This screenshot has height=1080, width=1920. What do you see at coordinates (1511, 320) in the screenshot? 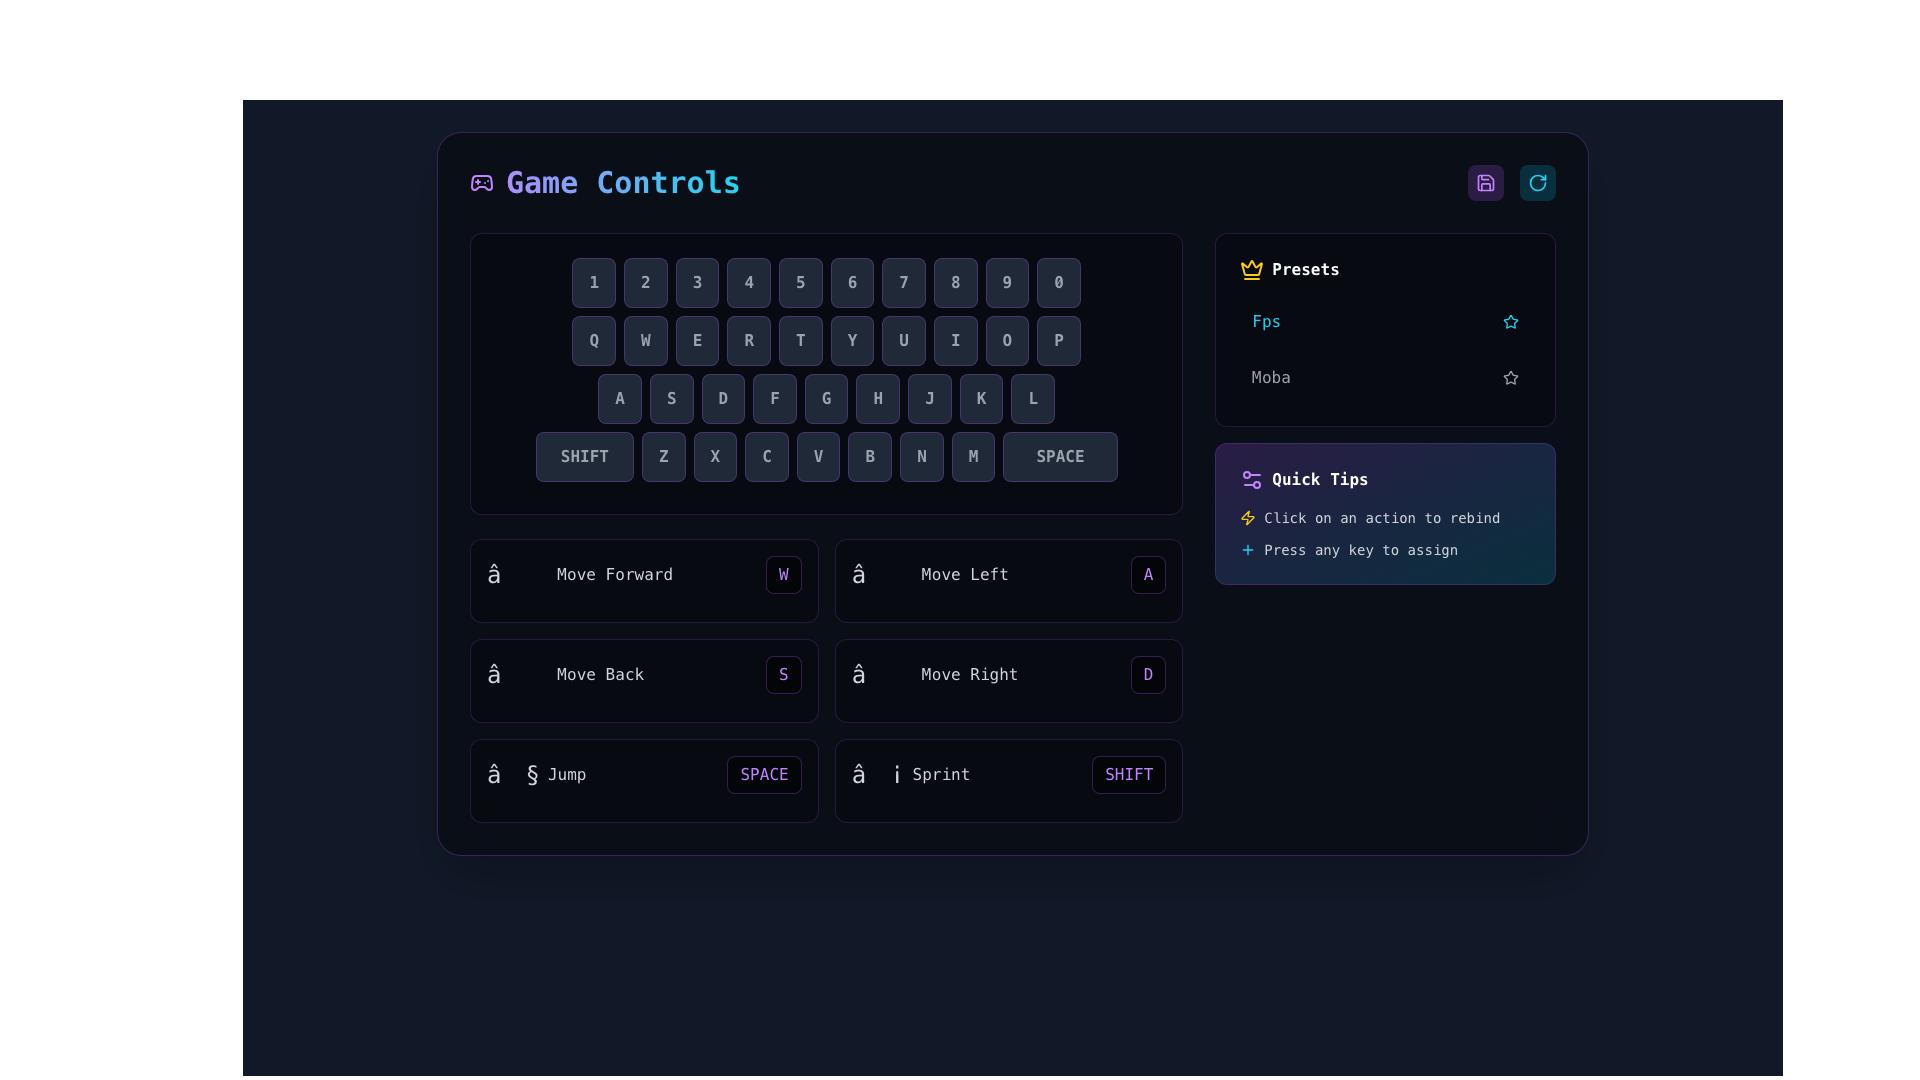
I see `the interactive star icon next to the 'Fps' label in the 'Presets' section to favorite or select it` at bounding box center [1511, 320].